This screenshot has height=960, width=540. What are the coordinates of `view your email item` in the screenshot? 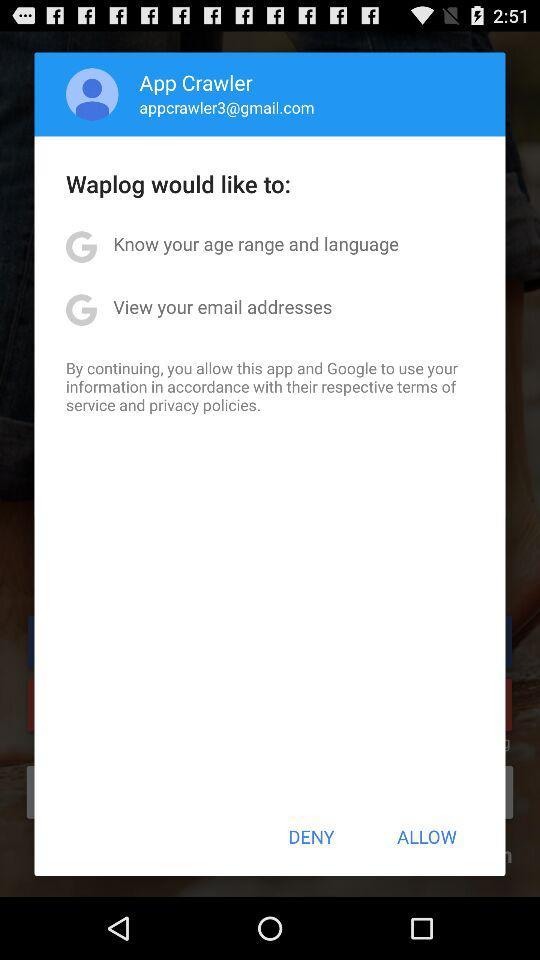 It's located at (221, 306).